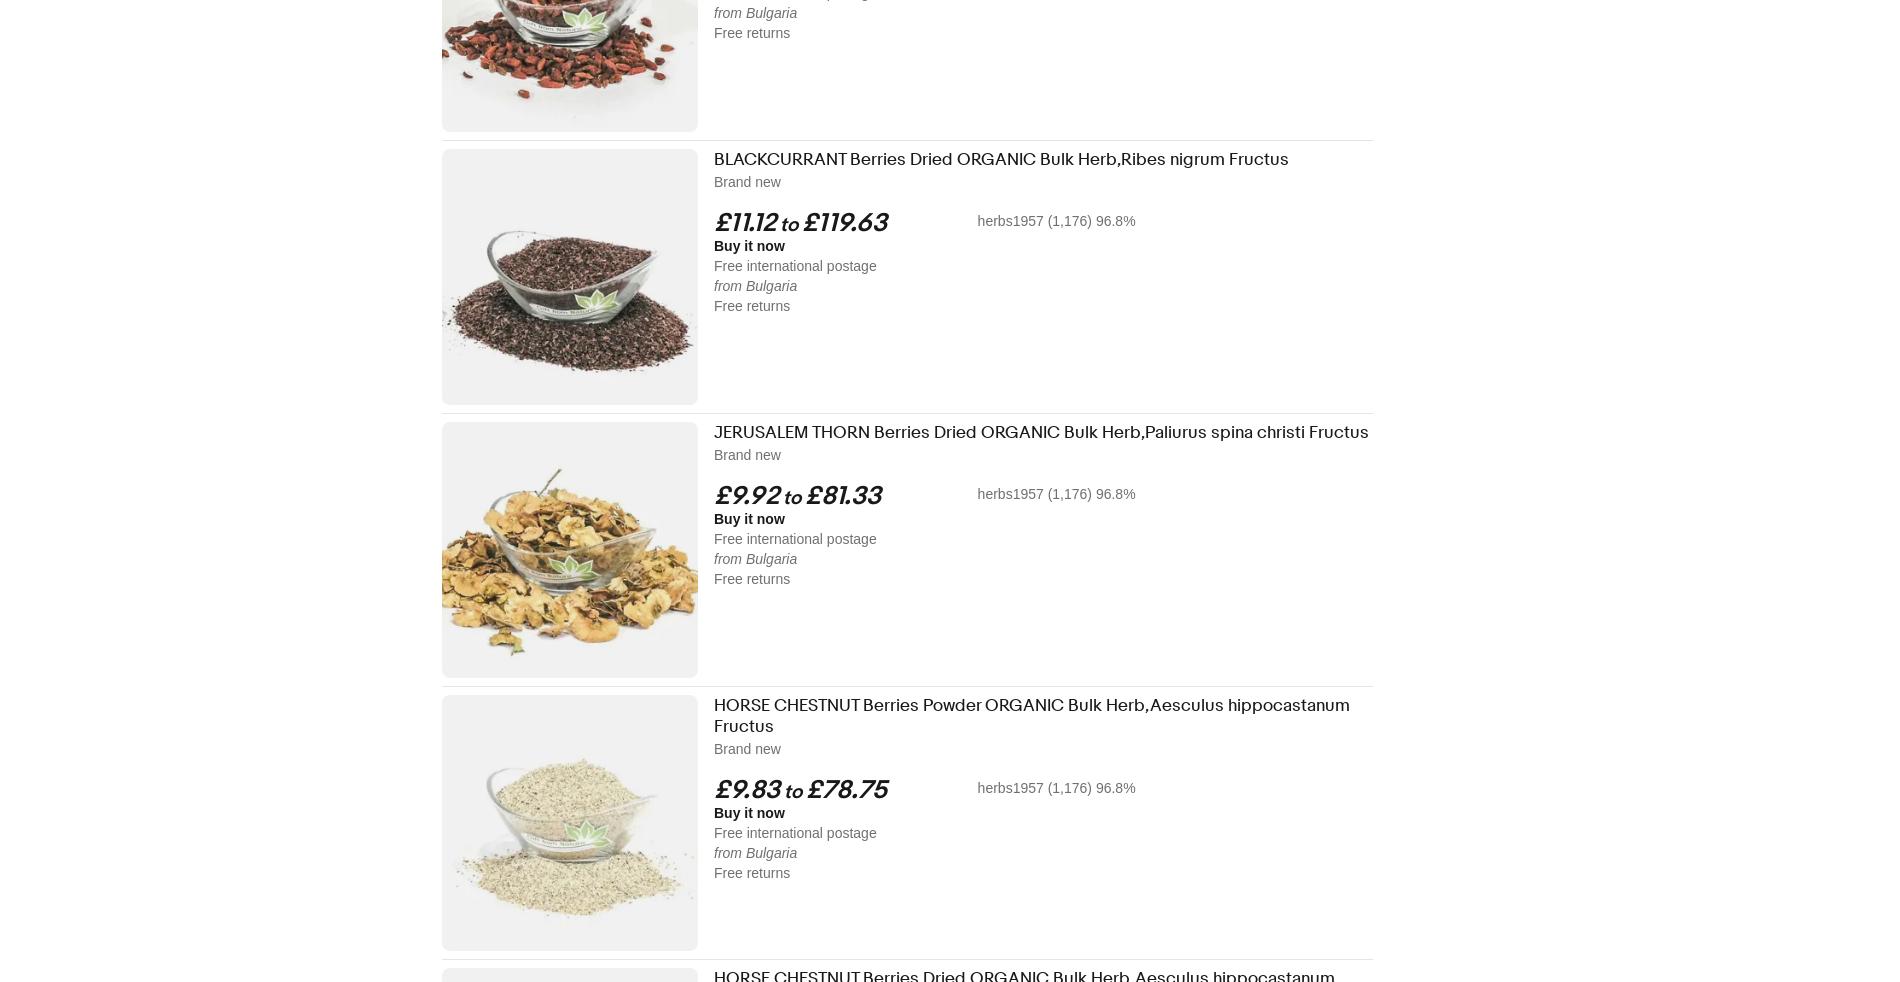 This screenshot has height=982, width=1900. Describe the element at coordinates (1001, 158) in the screenshot. I see `'BLACKCURRANT Berries Dried ORGANIC Bulk Herb,Ribes nigrum Fructus'` at that location.